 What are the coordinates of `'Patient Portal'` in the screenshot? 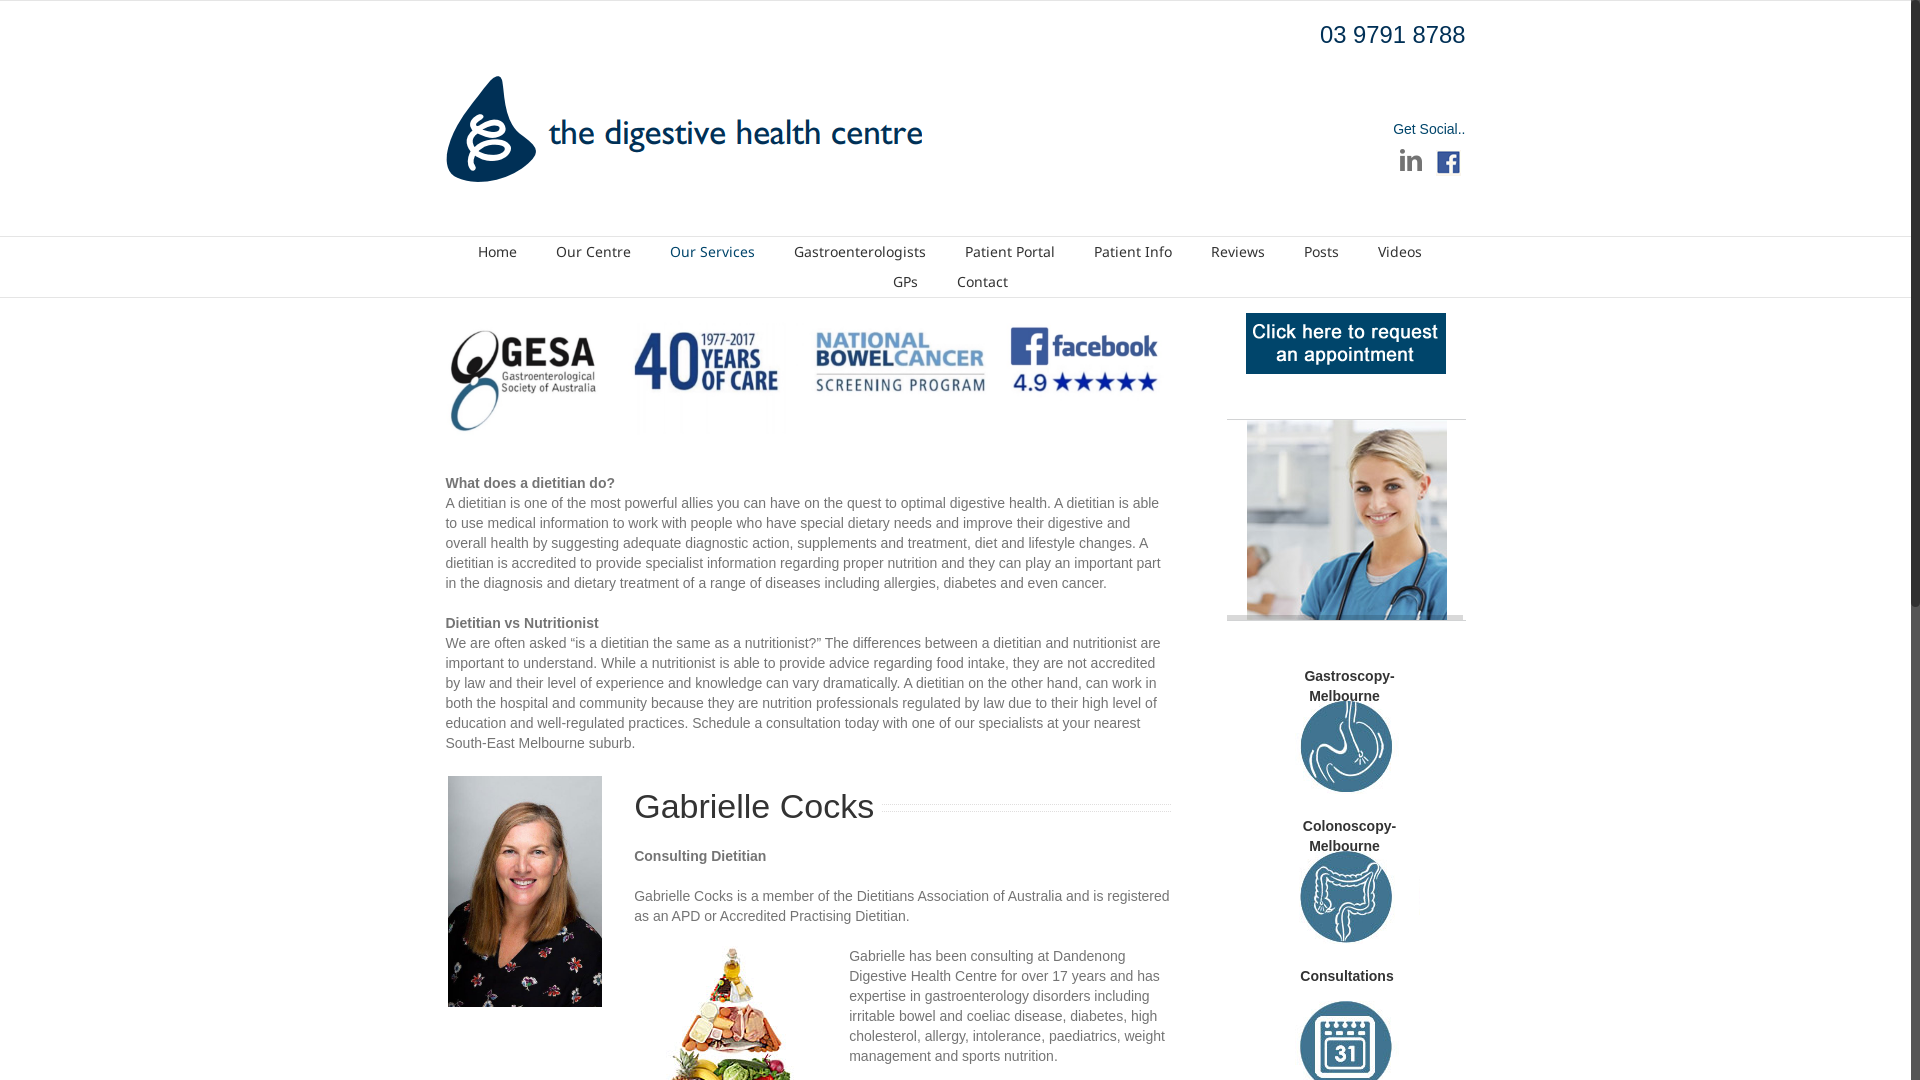 It's located at (964, 250).